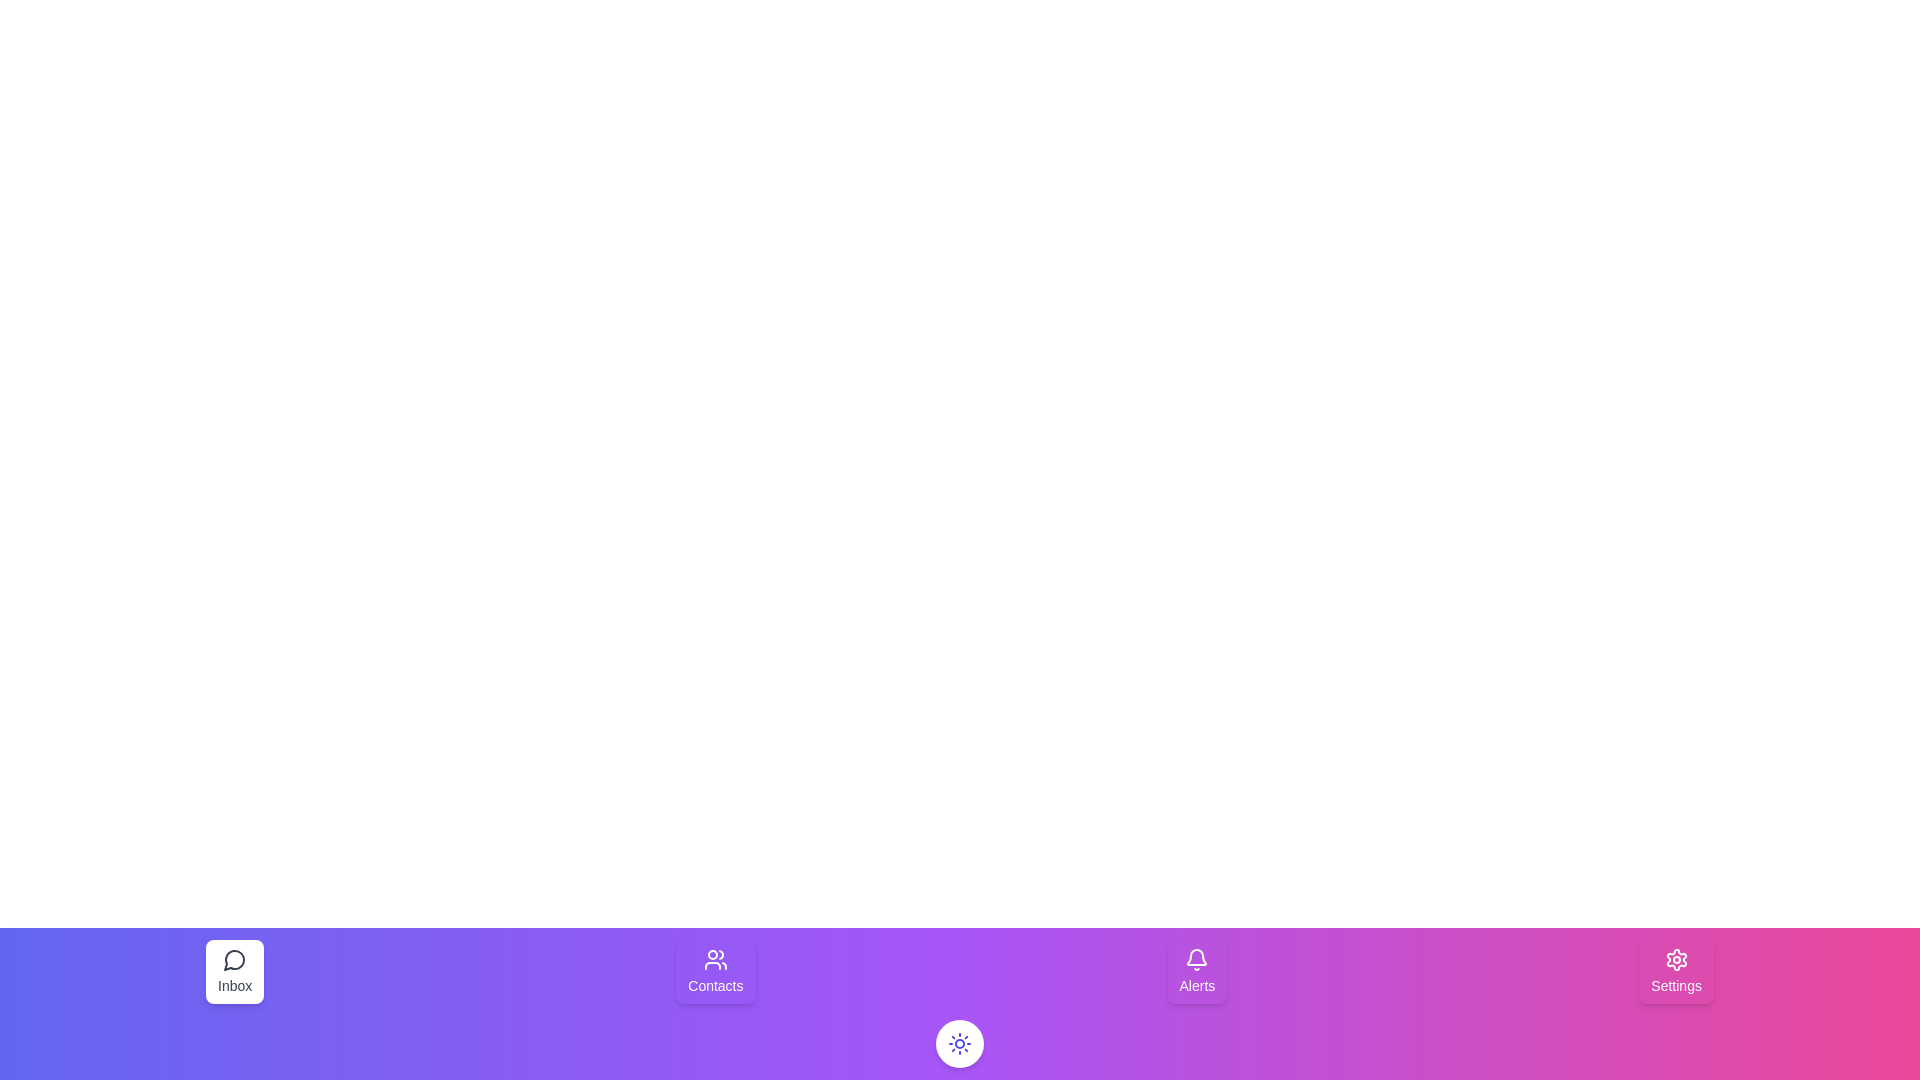 The width and height of the screenshot is (1920, 1080). Describe the element at coordinates (235, 971) in the screenshot. I see `the navigation item Inbox to select it` at that location.